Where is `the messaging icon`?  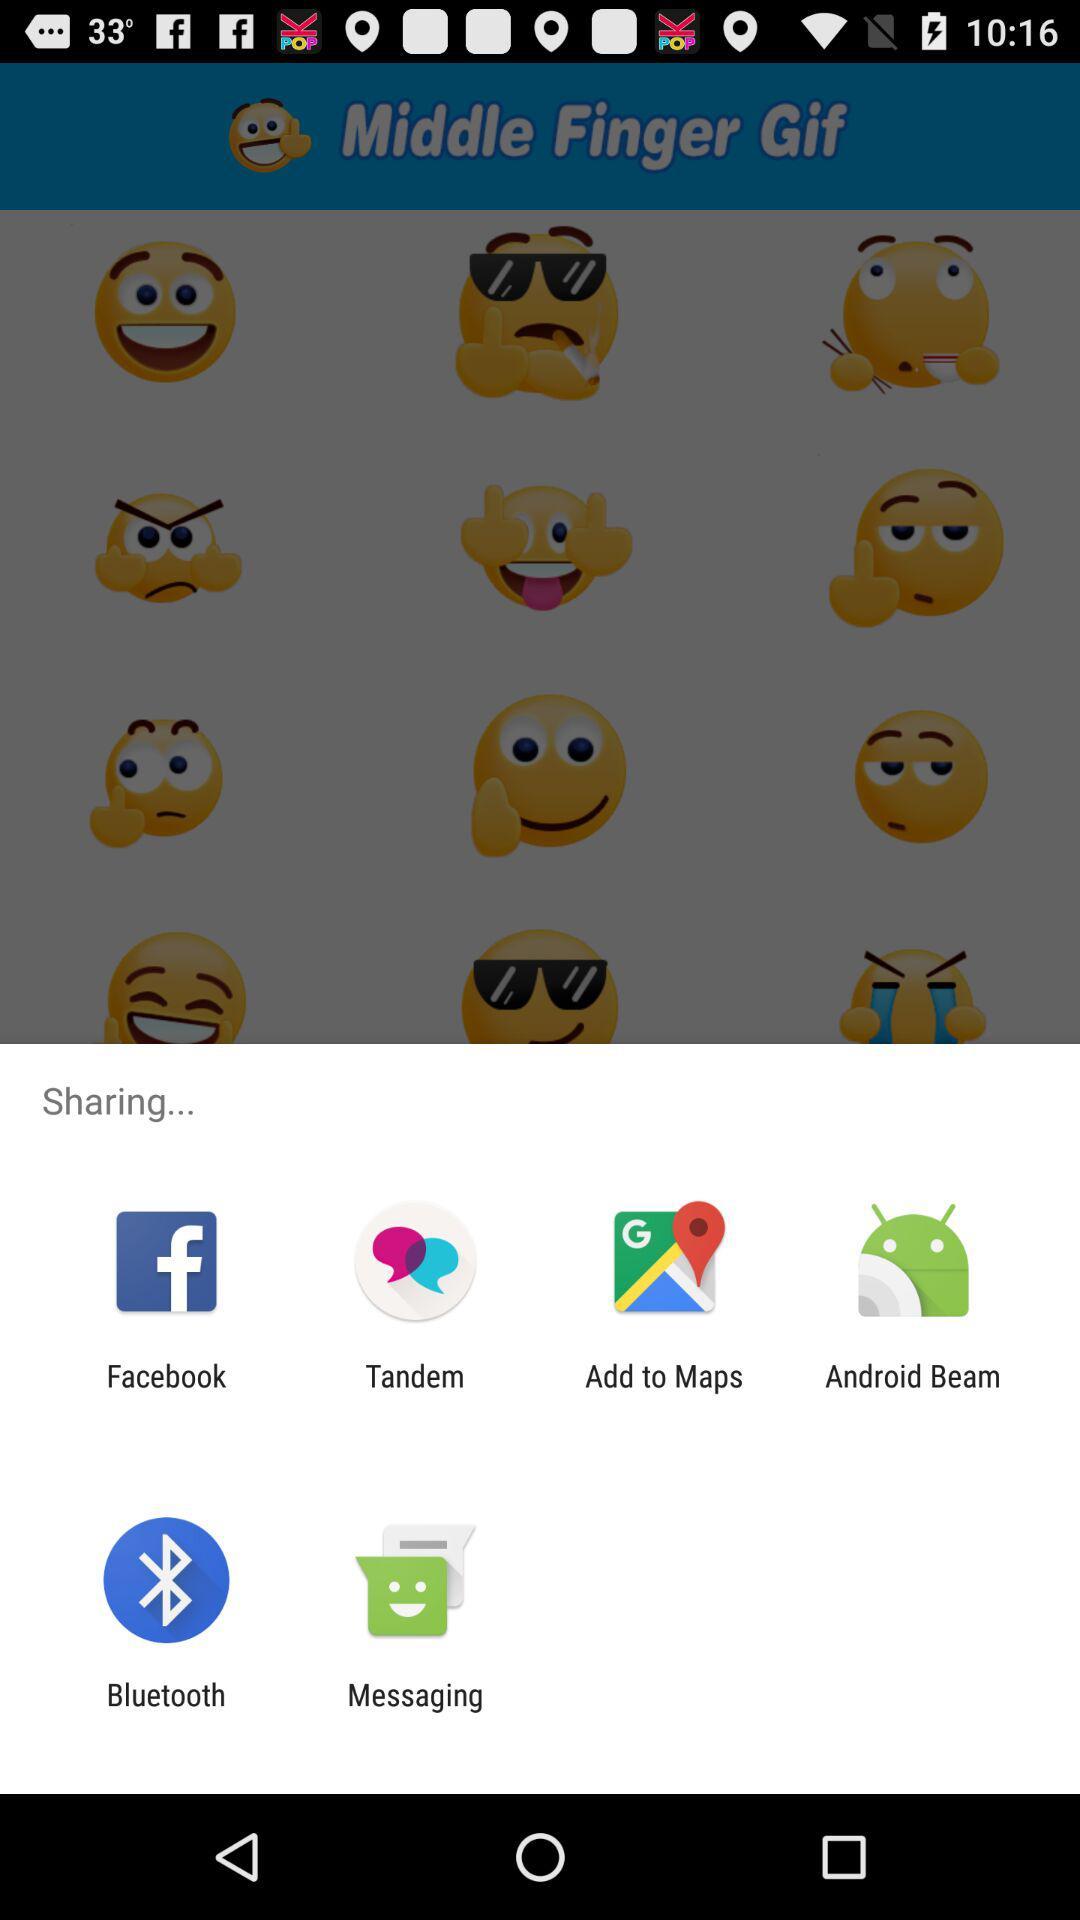
the messaging icon is located at coordinates (414, 1711).